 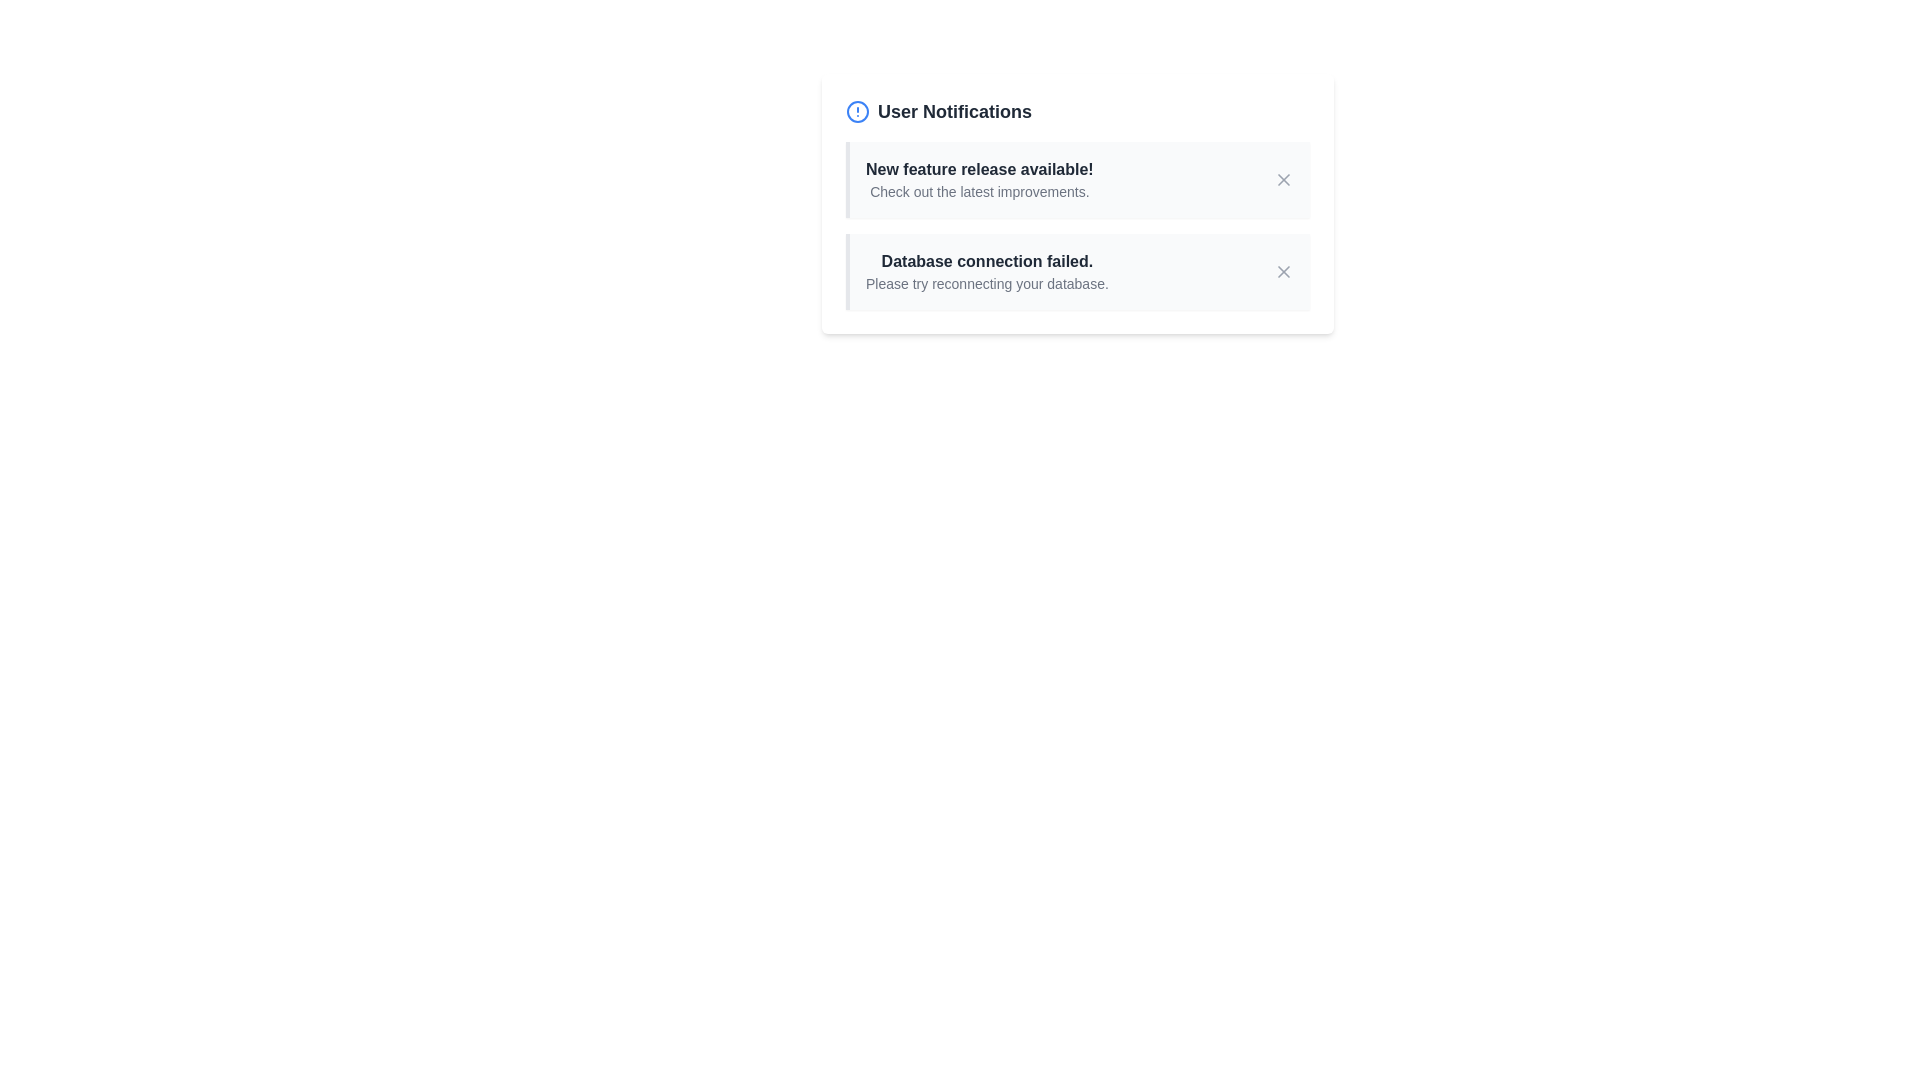 I want to click on the dismiss Icon button located at the far right of the notification bar announcing 'New feature release available!', so click(x=1283, y=180).